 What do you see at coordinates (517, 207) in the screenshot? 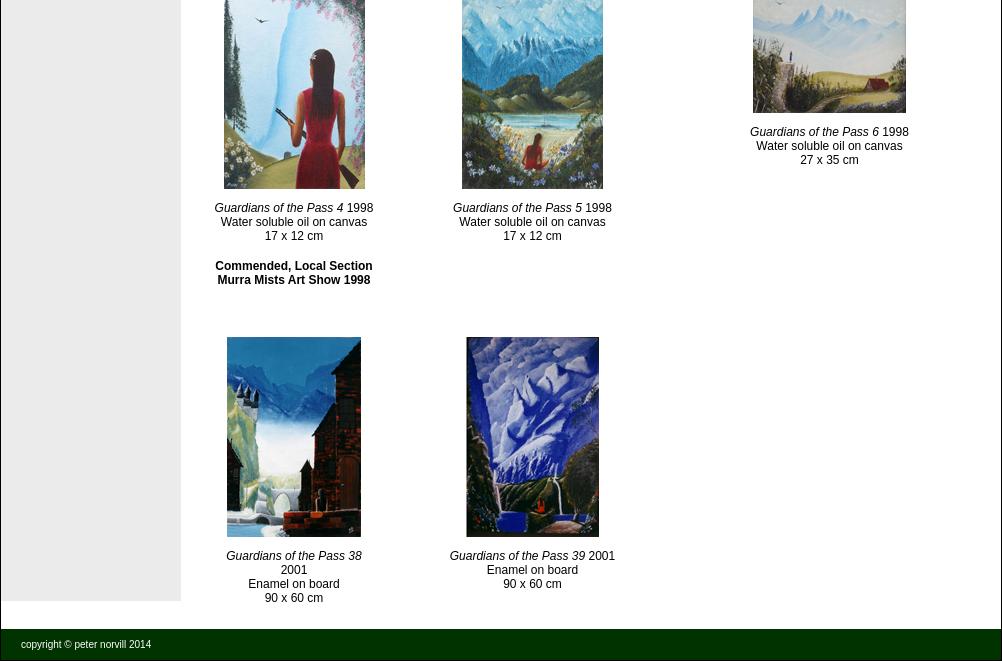
I see `'Guardians of the Pass 5'` at bounding box center [517, 207].